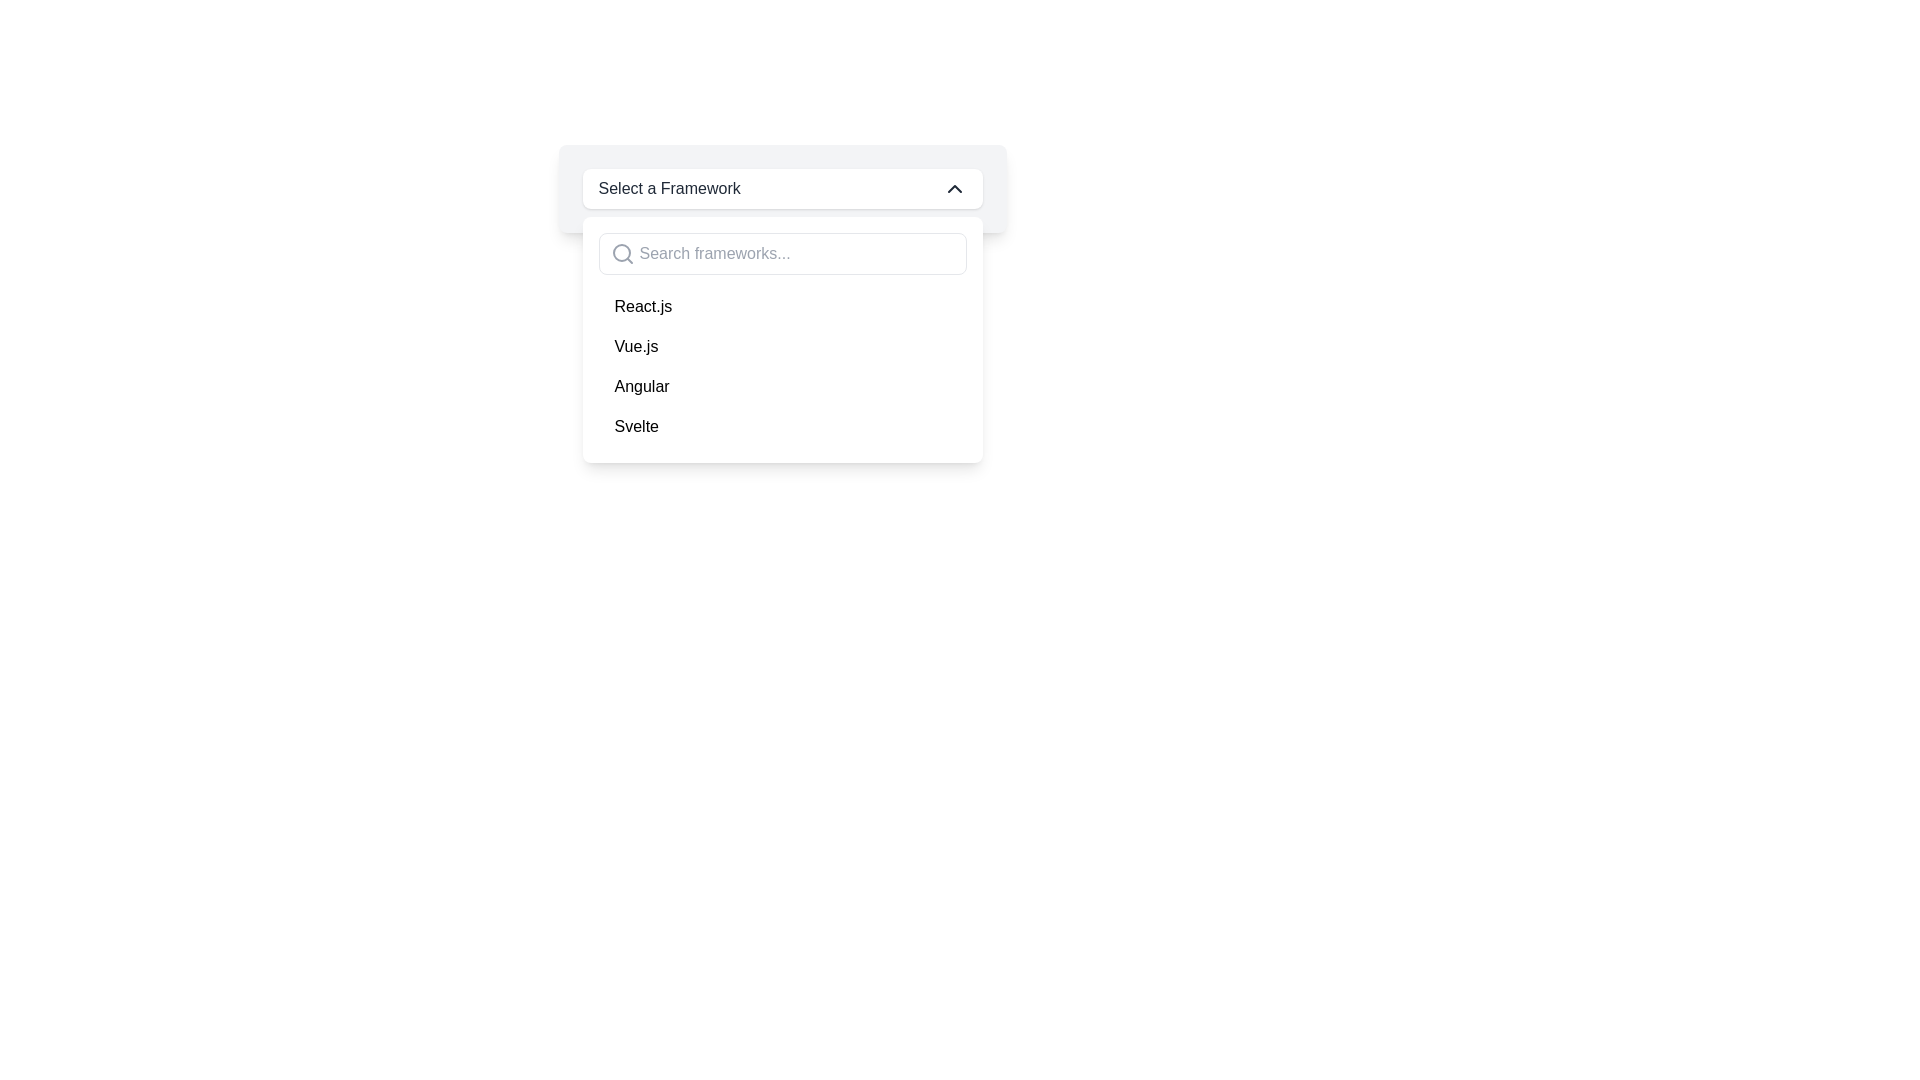 The height and width of the screenshot is (1080, 1920). Describe the element at coordinates (781, 307) in the screenshot. I see `the list item labeled 'React.js'` at that location.